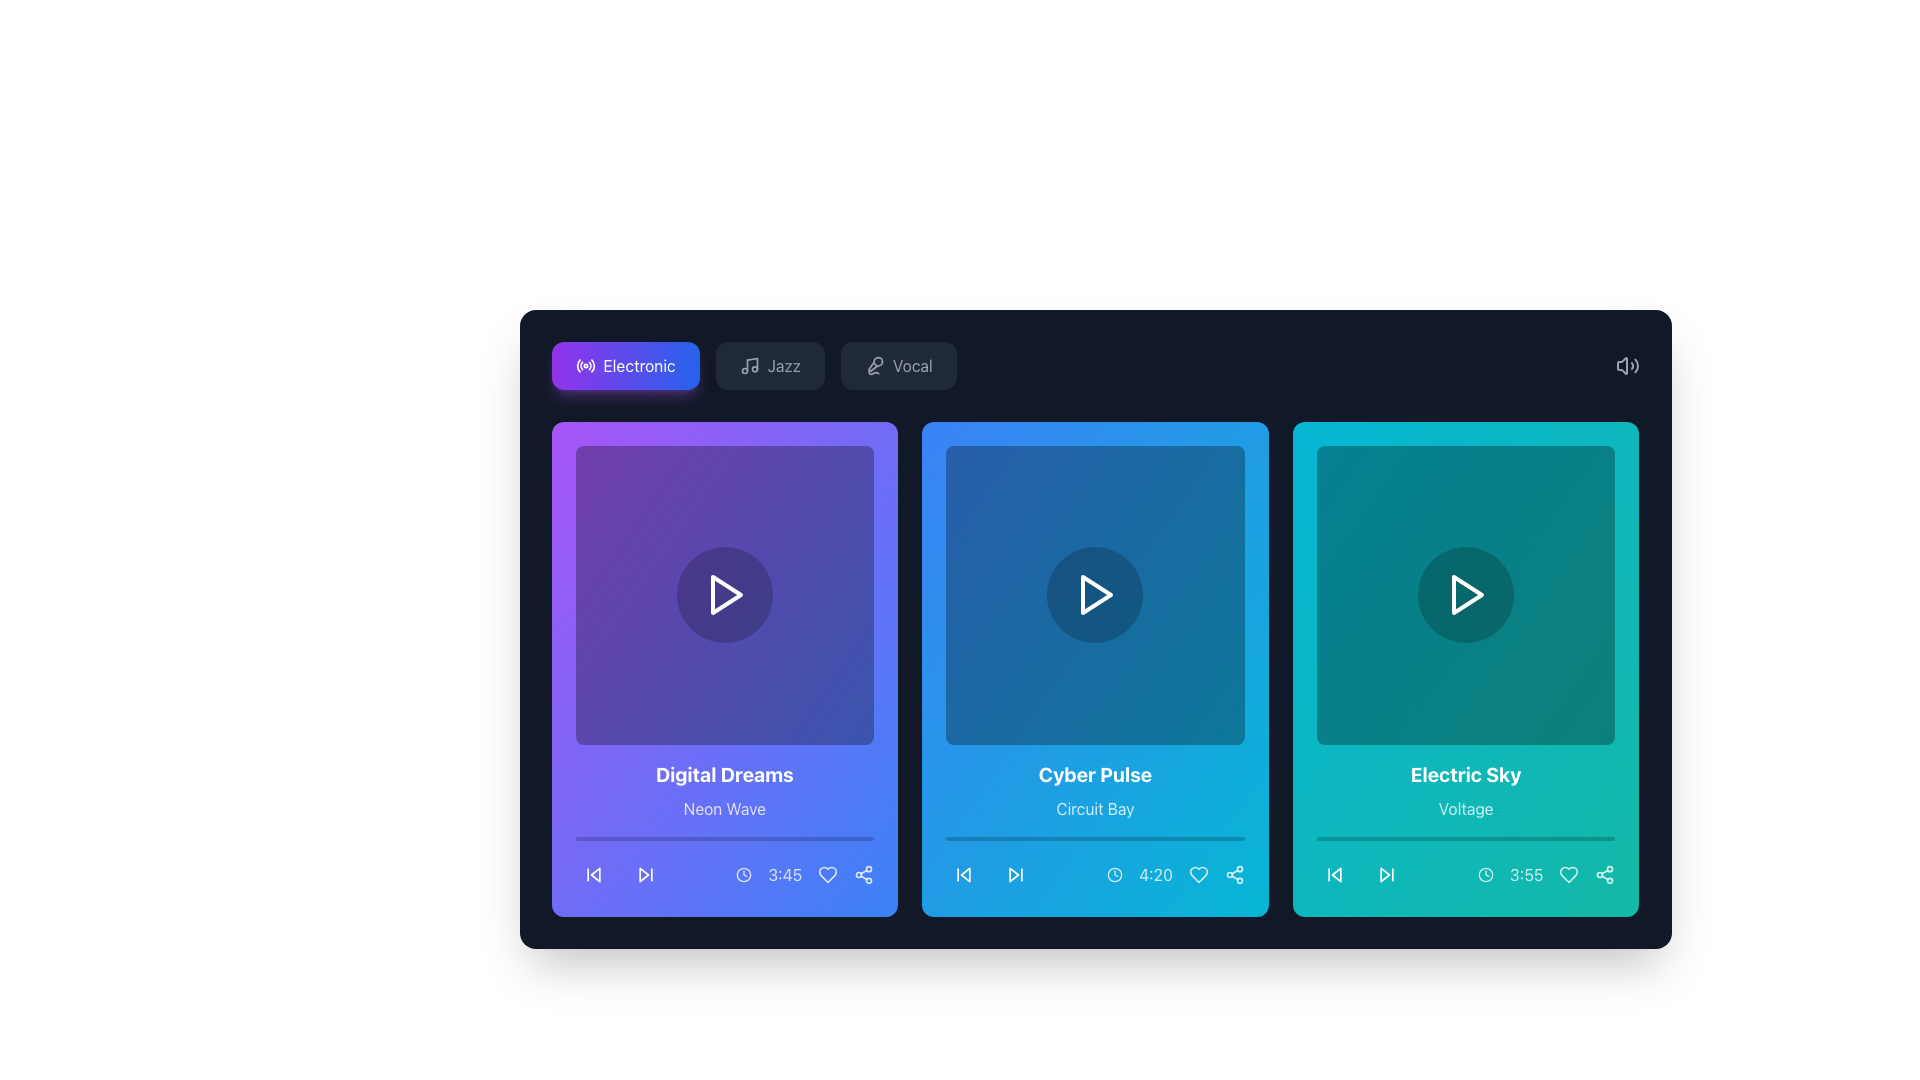 This screenshot has height=1080, width=1920. I want to click on the text label displaying the duration or time associated with the media content at the bottom-center of the 'Cyber Pulse' card, so click(1176, 873).